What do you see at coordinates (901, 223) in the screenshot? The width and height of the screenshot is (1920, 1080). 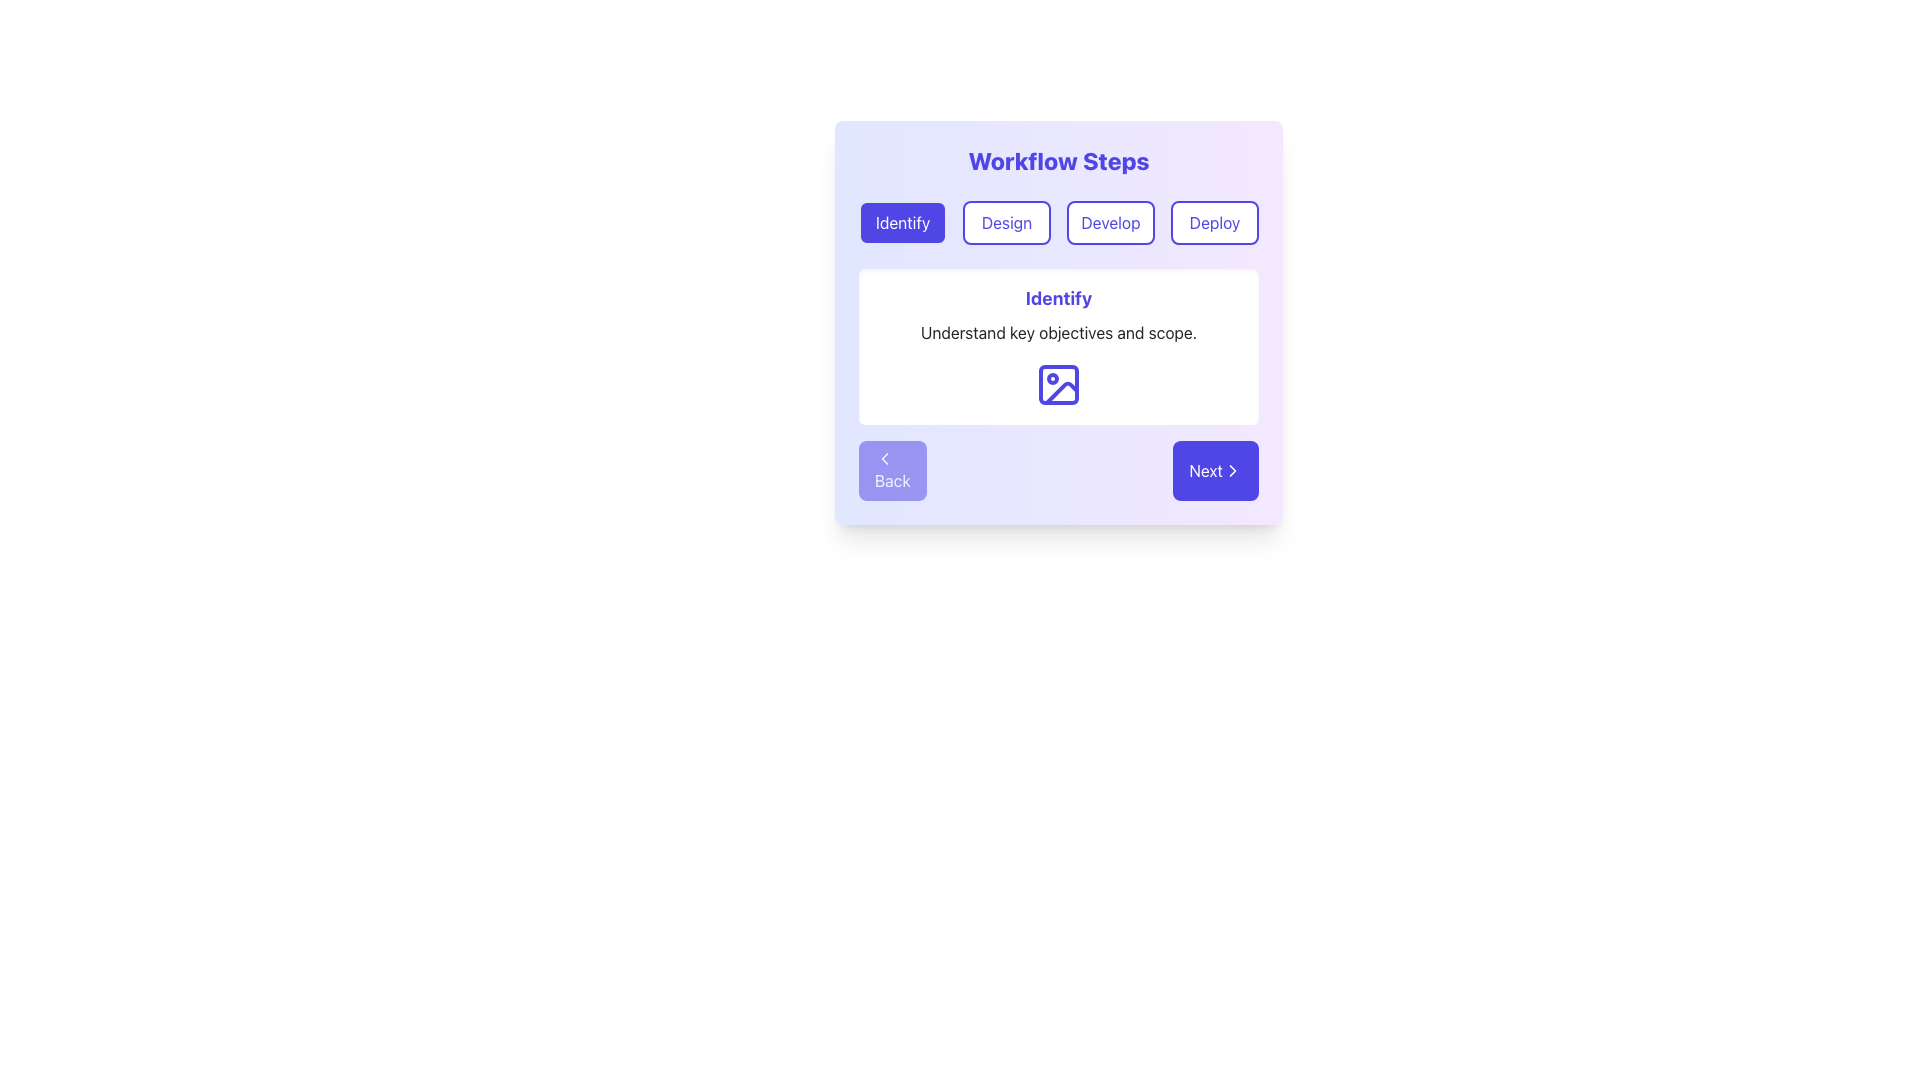 I see `the indigo 'Identify' button, which is the first button in a horizontal group of four` at bounding box center [901, 223].